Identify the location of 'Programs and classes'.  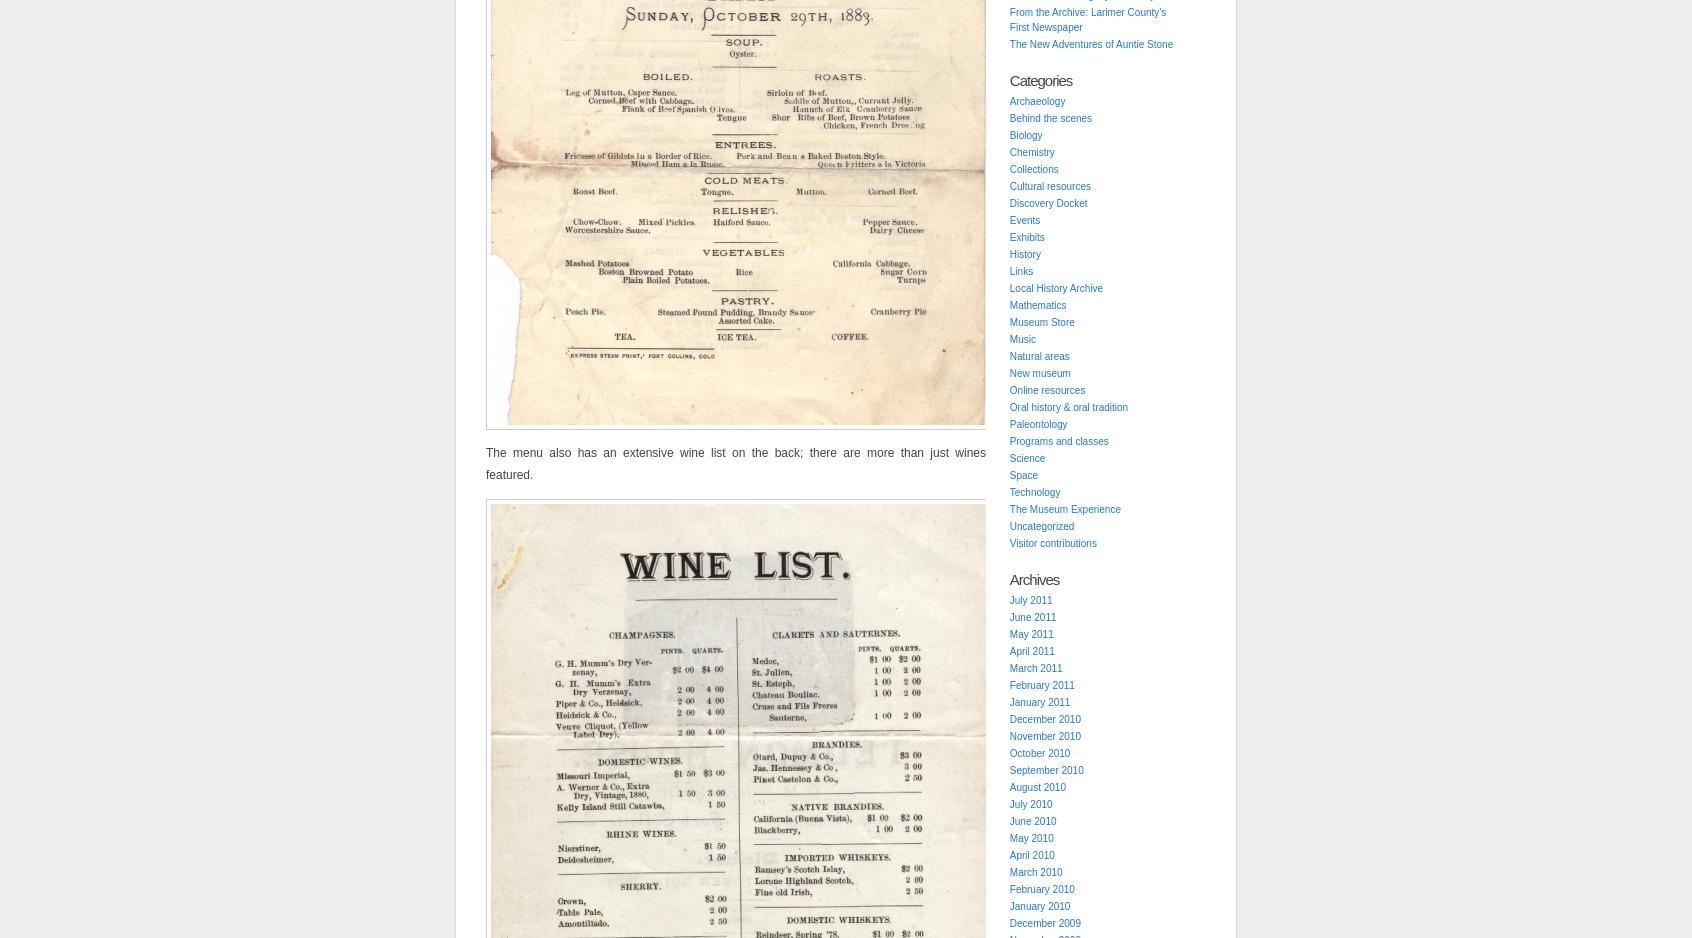
(1058, 440).